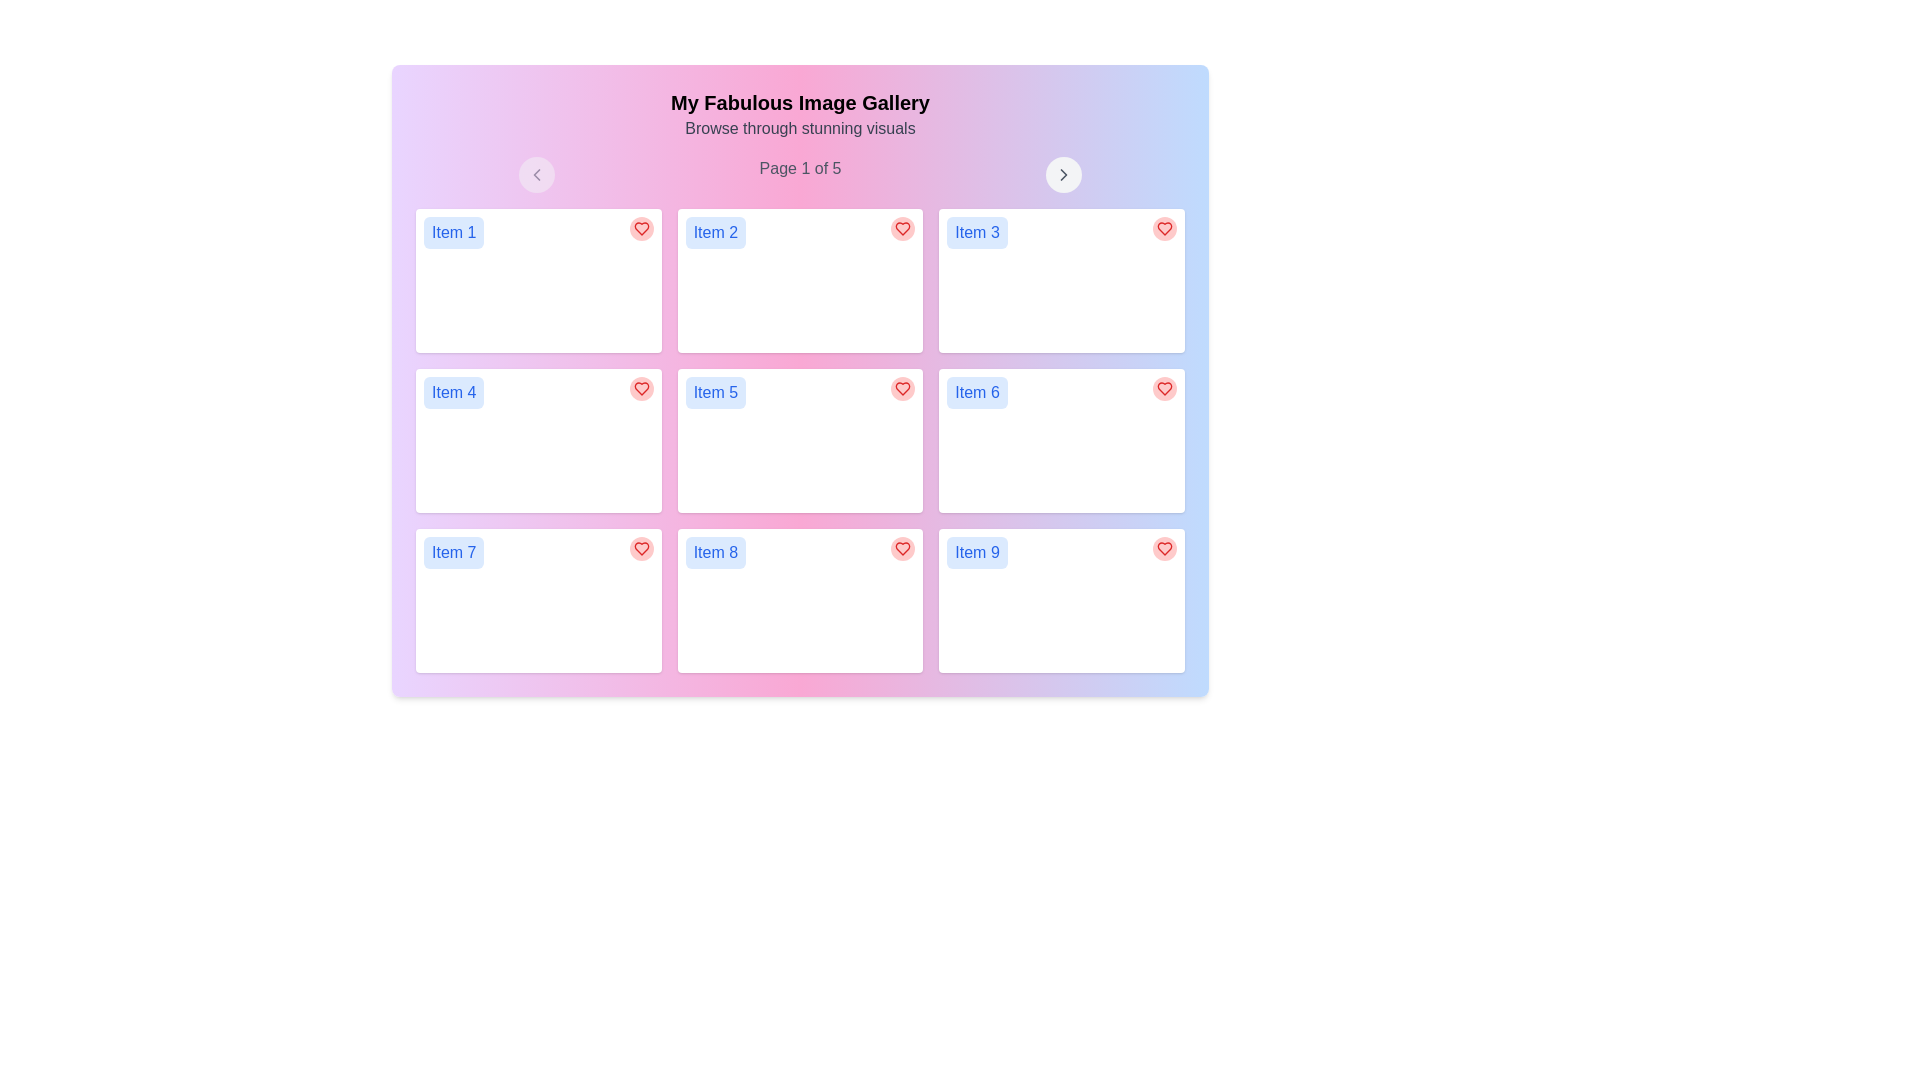 Image resolution: width=1920 pixels, height=1080 pixels. Describe the element at coordinates (1165, 548) in the screenshot. I see `the heart-shaped icon in the top-right corner of the 'Item 9' card` at that location.